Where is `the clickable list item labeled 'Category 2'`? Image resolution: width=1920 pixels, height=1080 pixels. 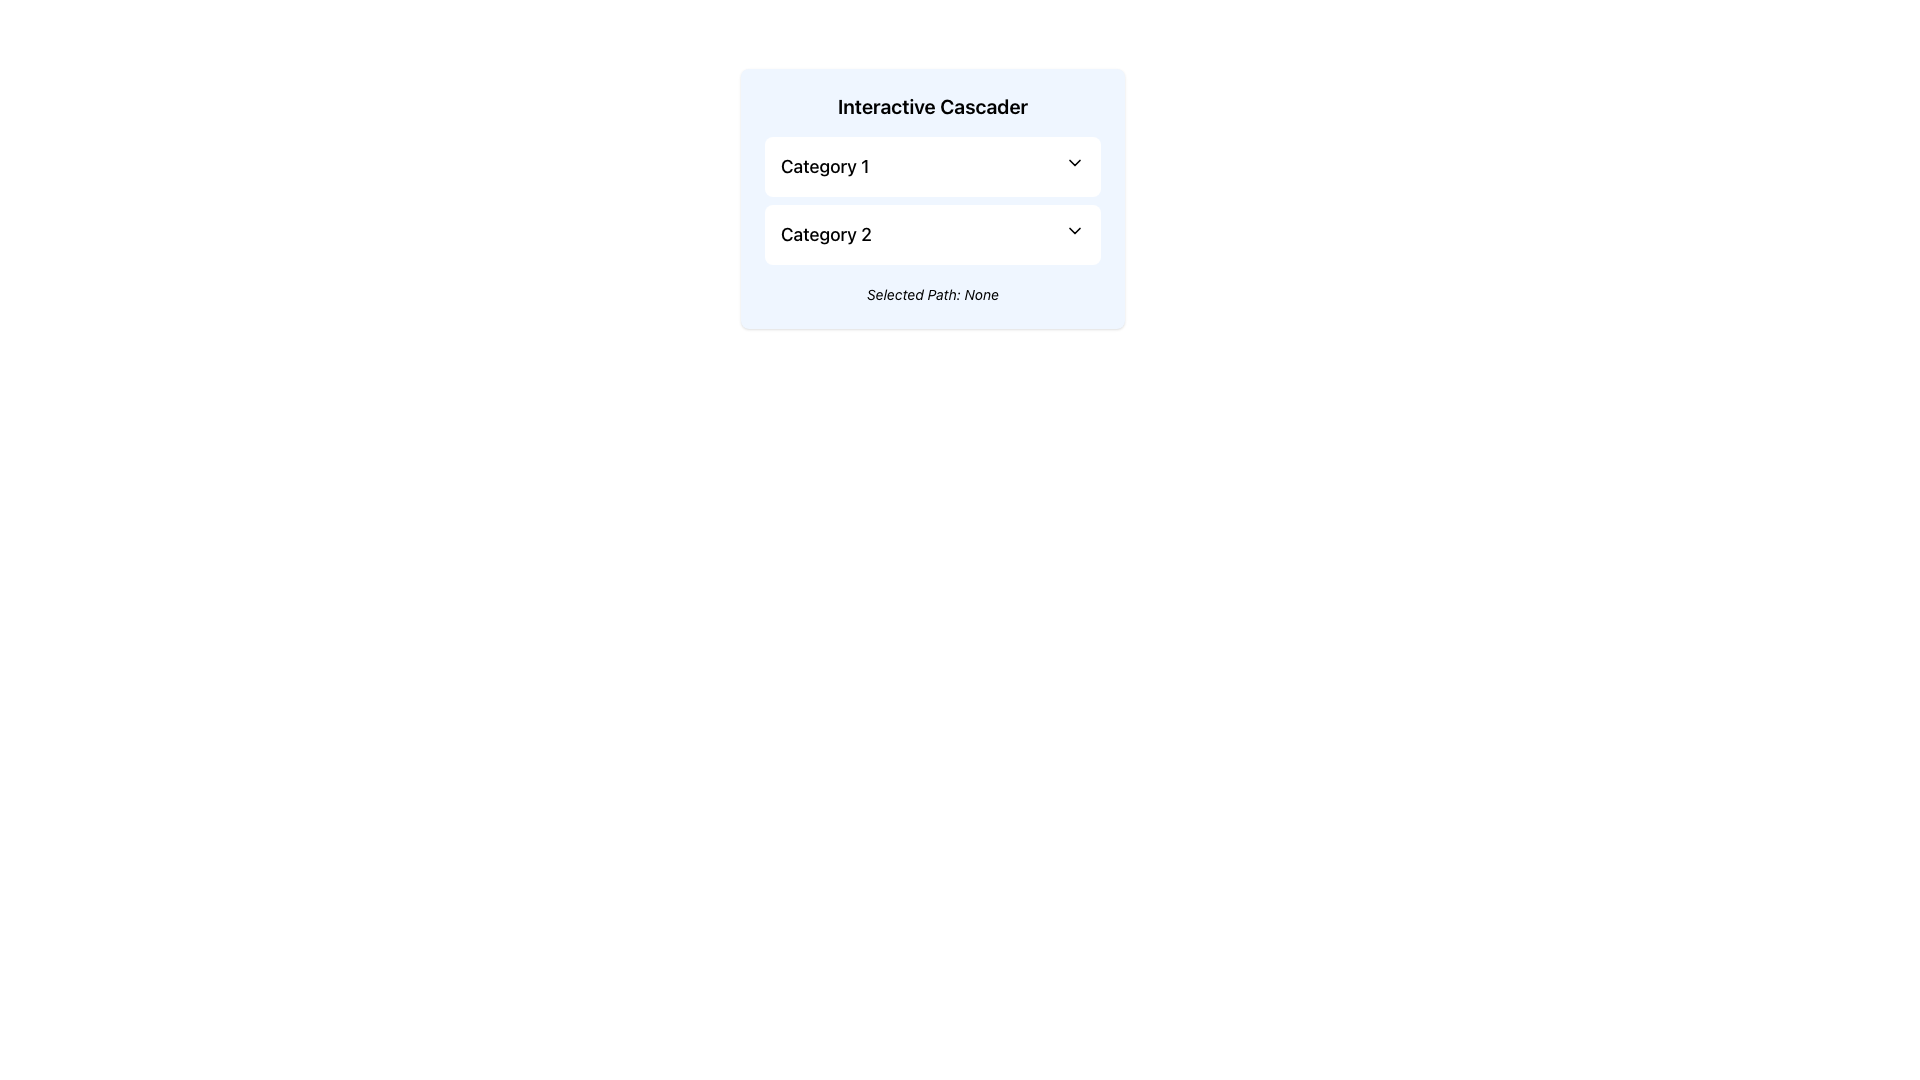
the clickable list item labeled 'Category 2' is located at coordinates (931, 234).